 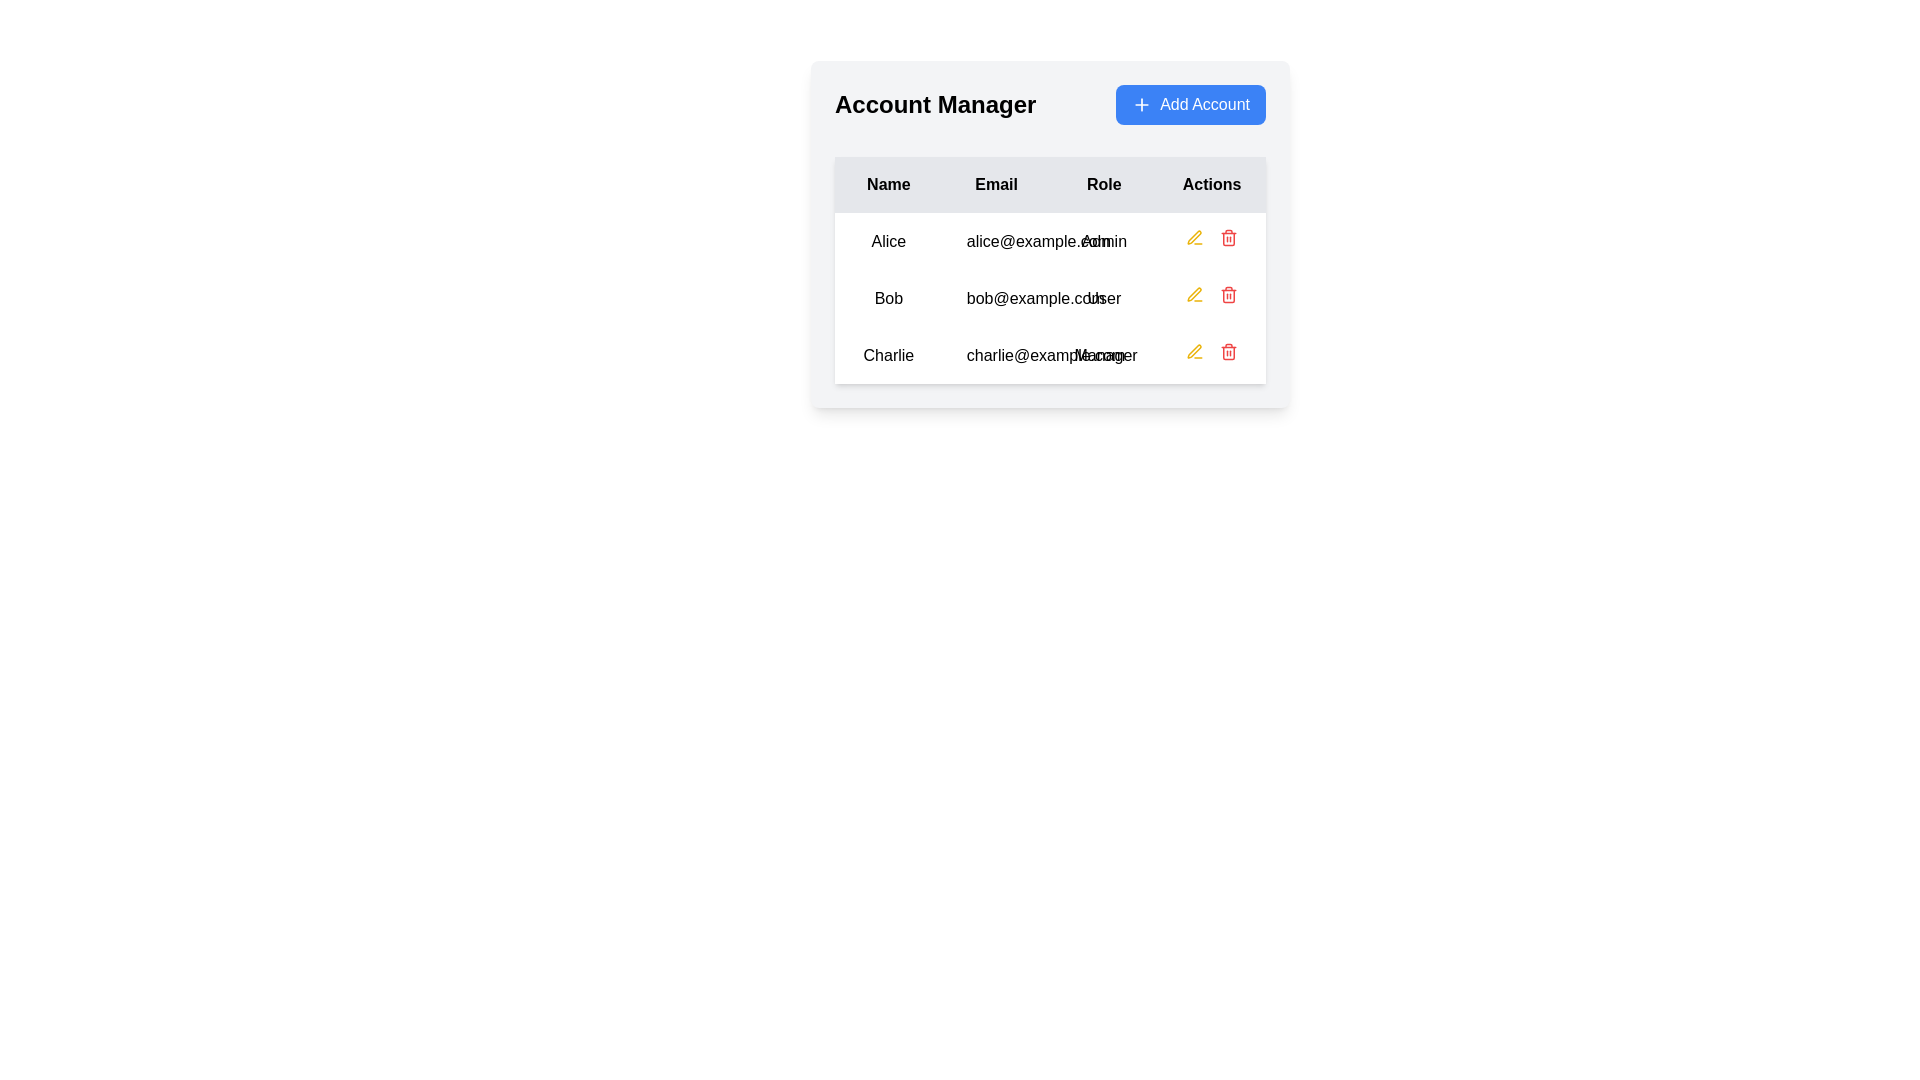 What do you see at coordinates (1191, 104) in the screenshot?
I see `the 'Add New Account' button located at the top-right corner of the 'Account Manager' section, which triggers a context menu if available` at bounding box center [1191, 104].